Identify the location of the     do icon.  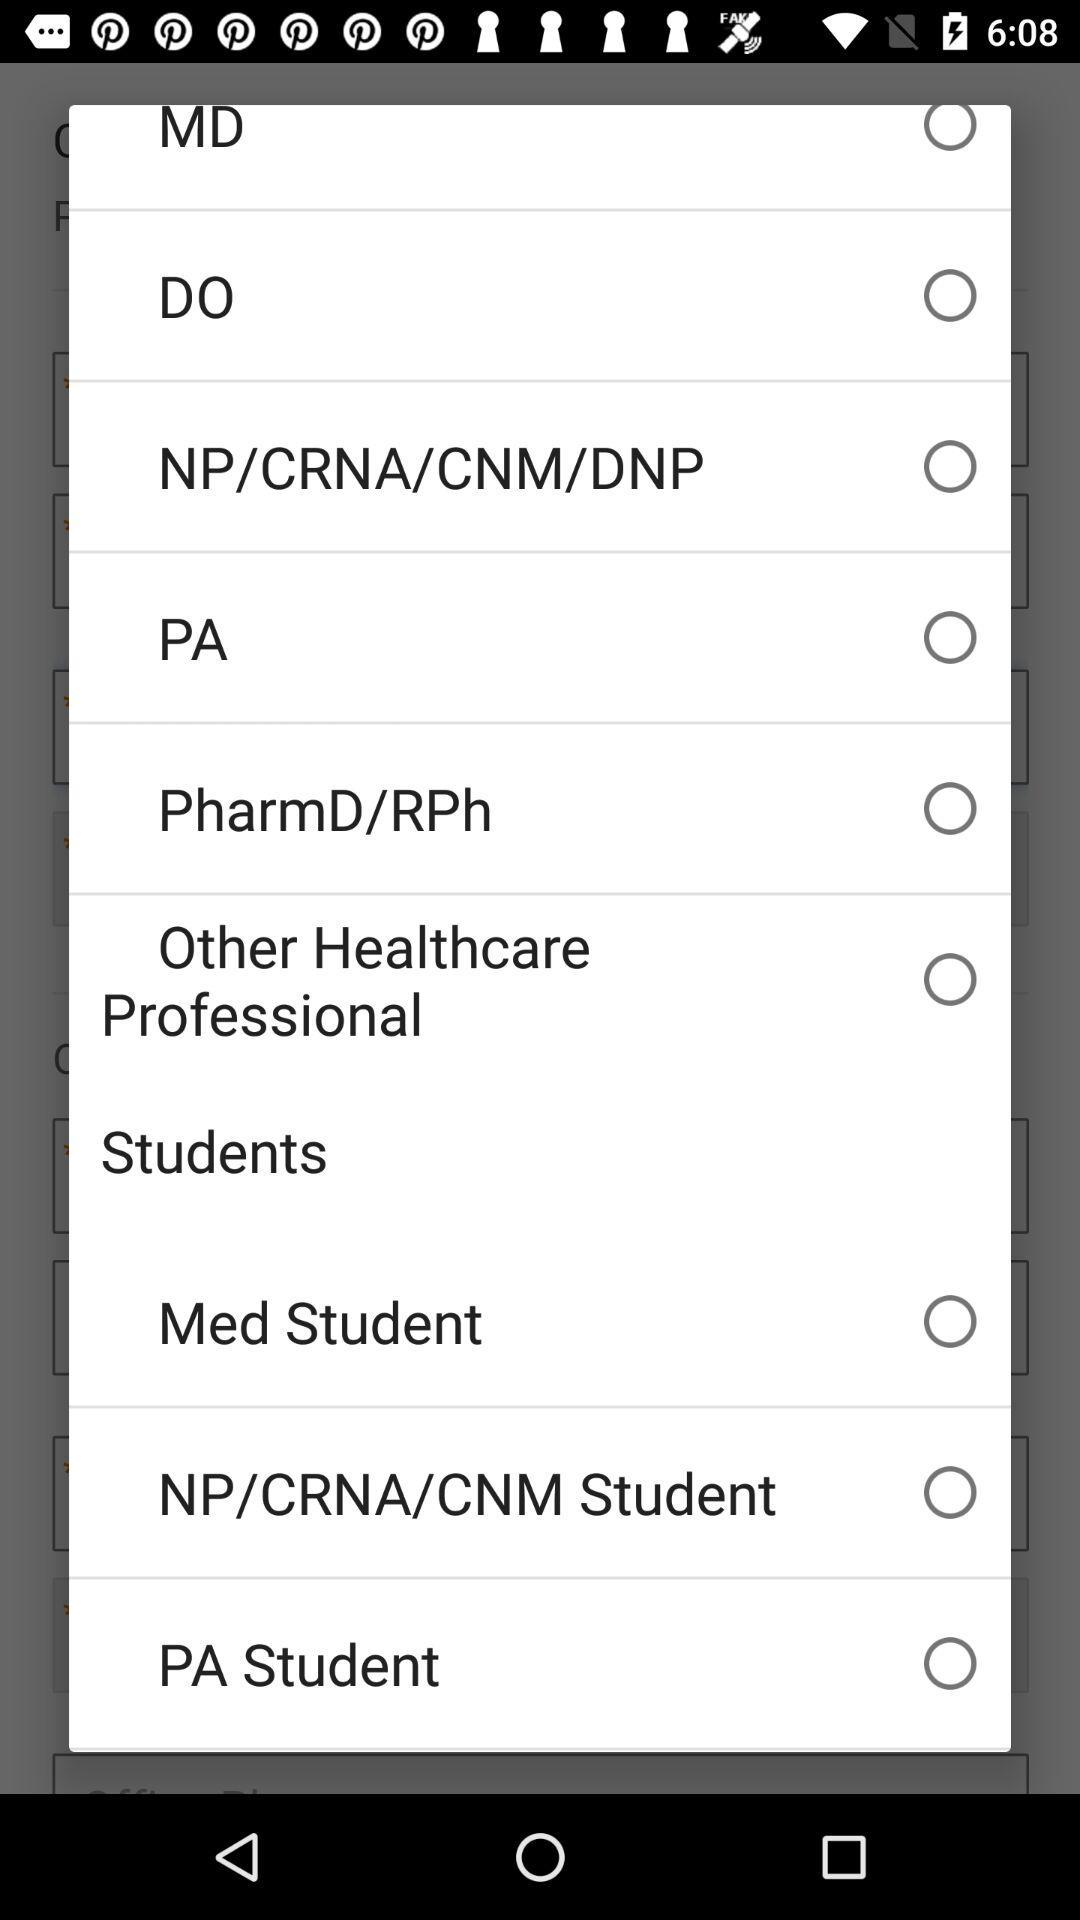
(540, 294).